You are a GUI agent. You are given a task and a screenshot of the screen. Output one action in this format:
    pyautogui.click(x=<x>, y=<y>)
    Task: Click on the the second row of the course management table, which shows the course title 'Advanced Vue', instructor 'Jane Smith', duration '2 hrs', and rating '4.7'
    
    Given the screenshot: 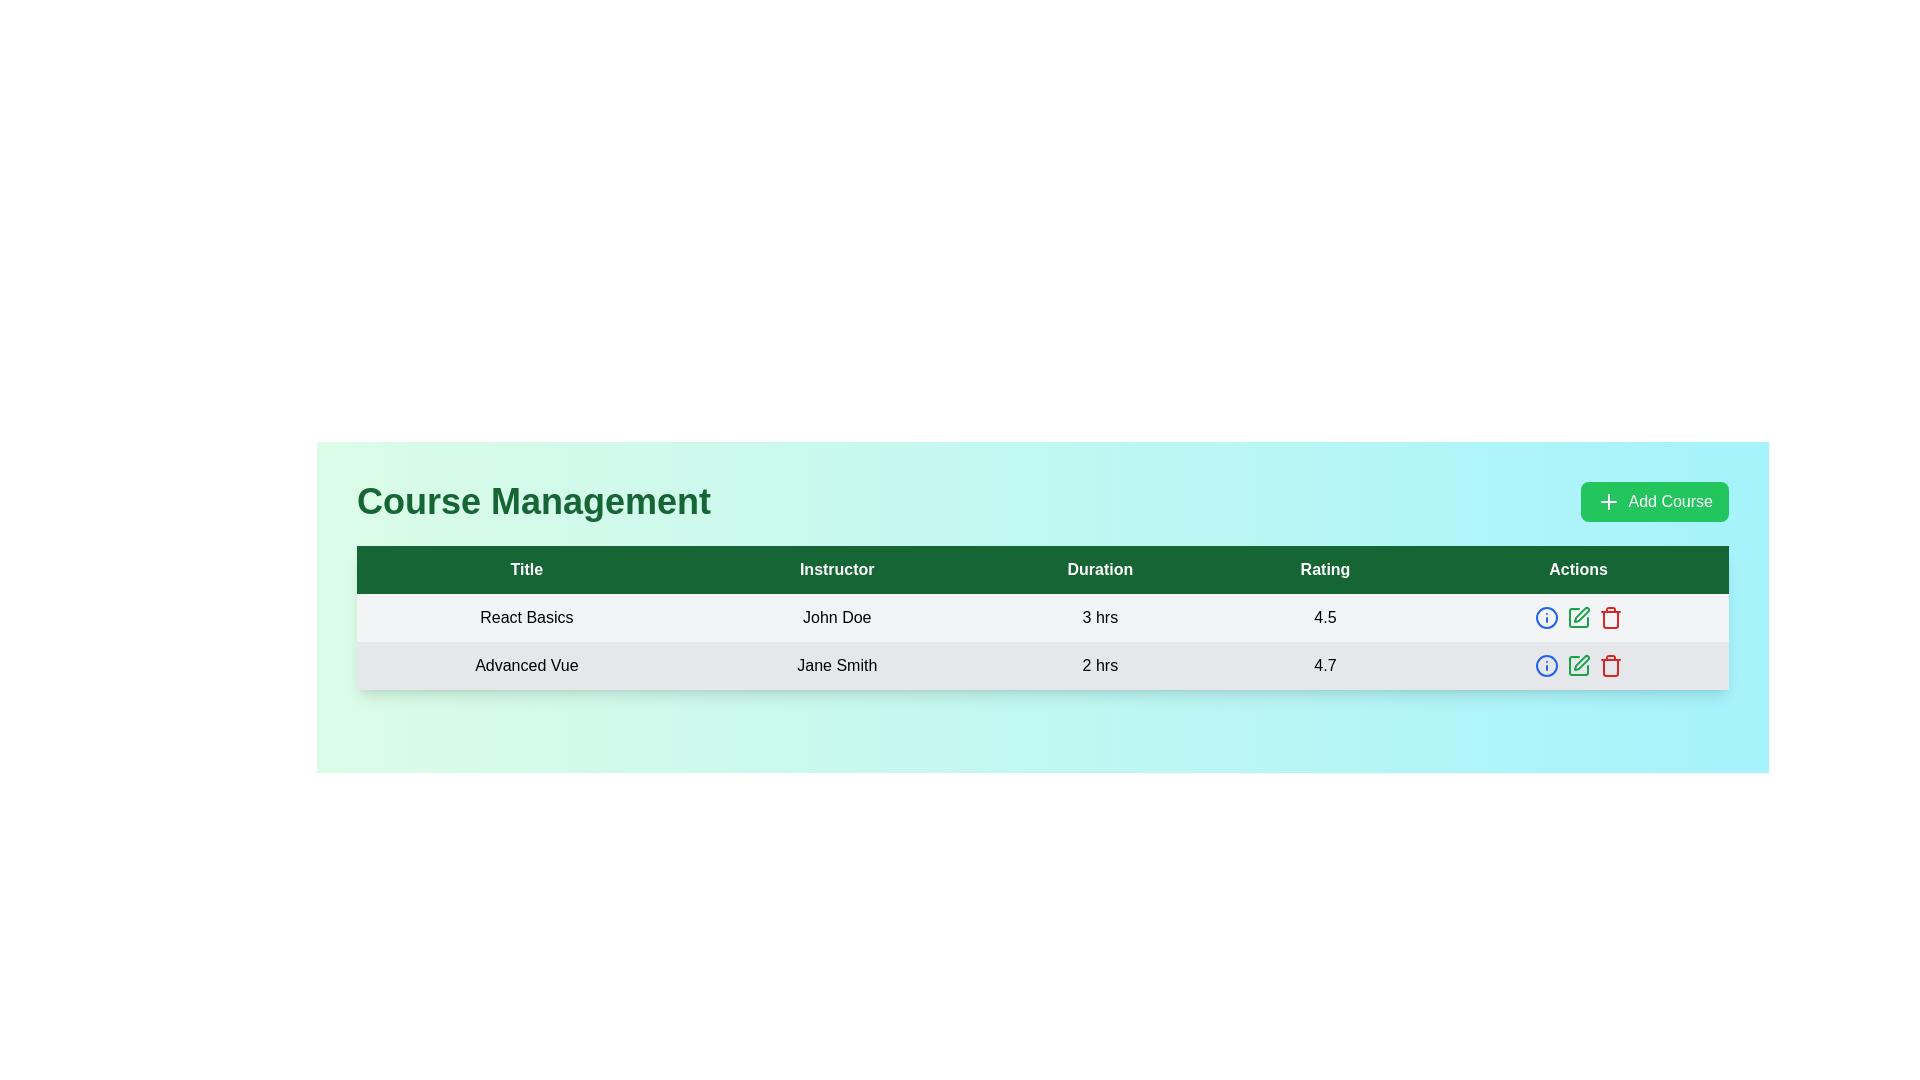 What is the action you would take?
    pyautogui.click(x=1041, y=666)
    